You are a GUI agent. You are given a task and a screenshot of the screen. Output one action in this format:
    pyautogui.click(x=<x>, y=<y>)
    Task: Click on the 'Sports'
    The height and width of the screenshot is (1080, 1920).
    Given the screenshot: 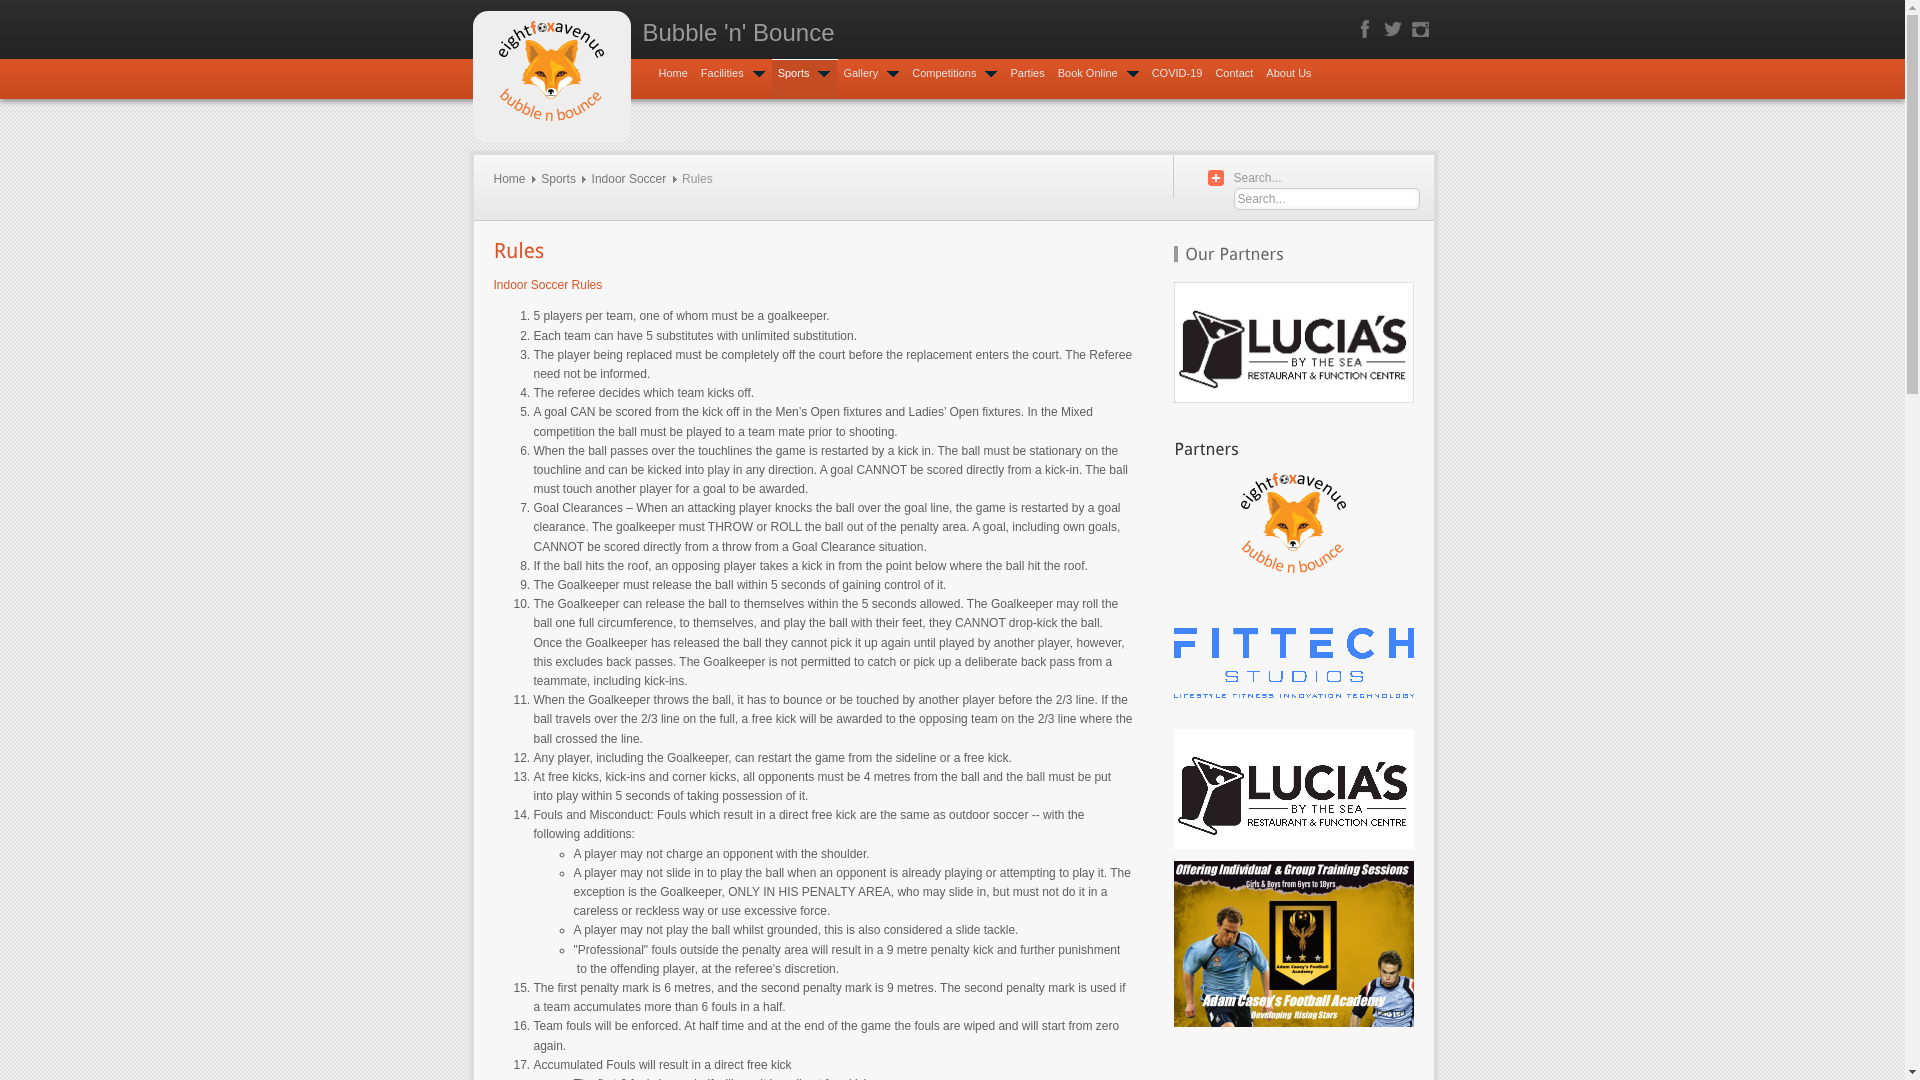 What is the action you would take?
    pyautogui.click(x=804, y=79)
    